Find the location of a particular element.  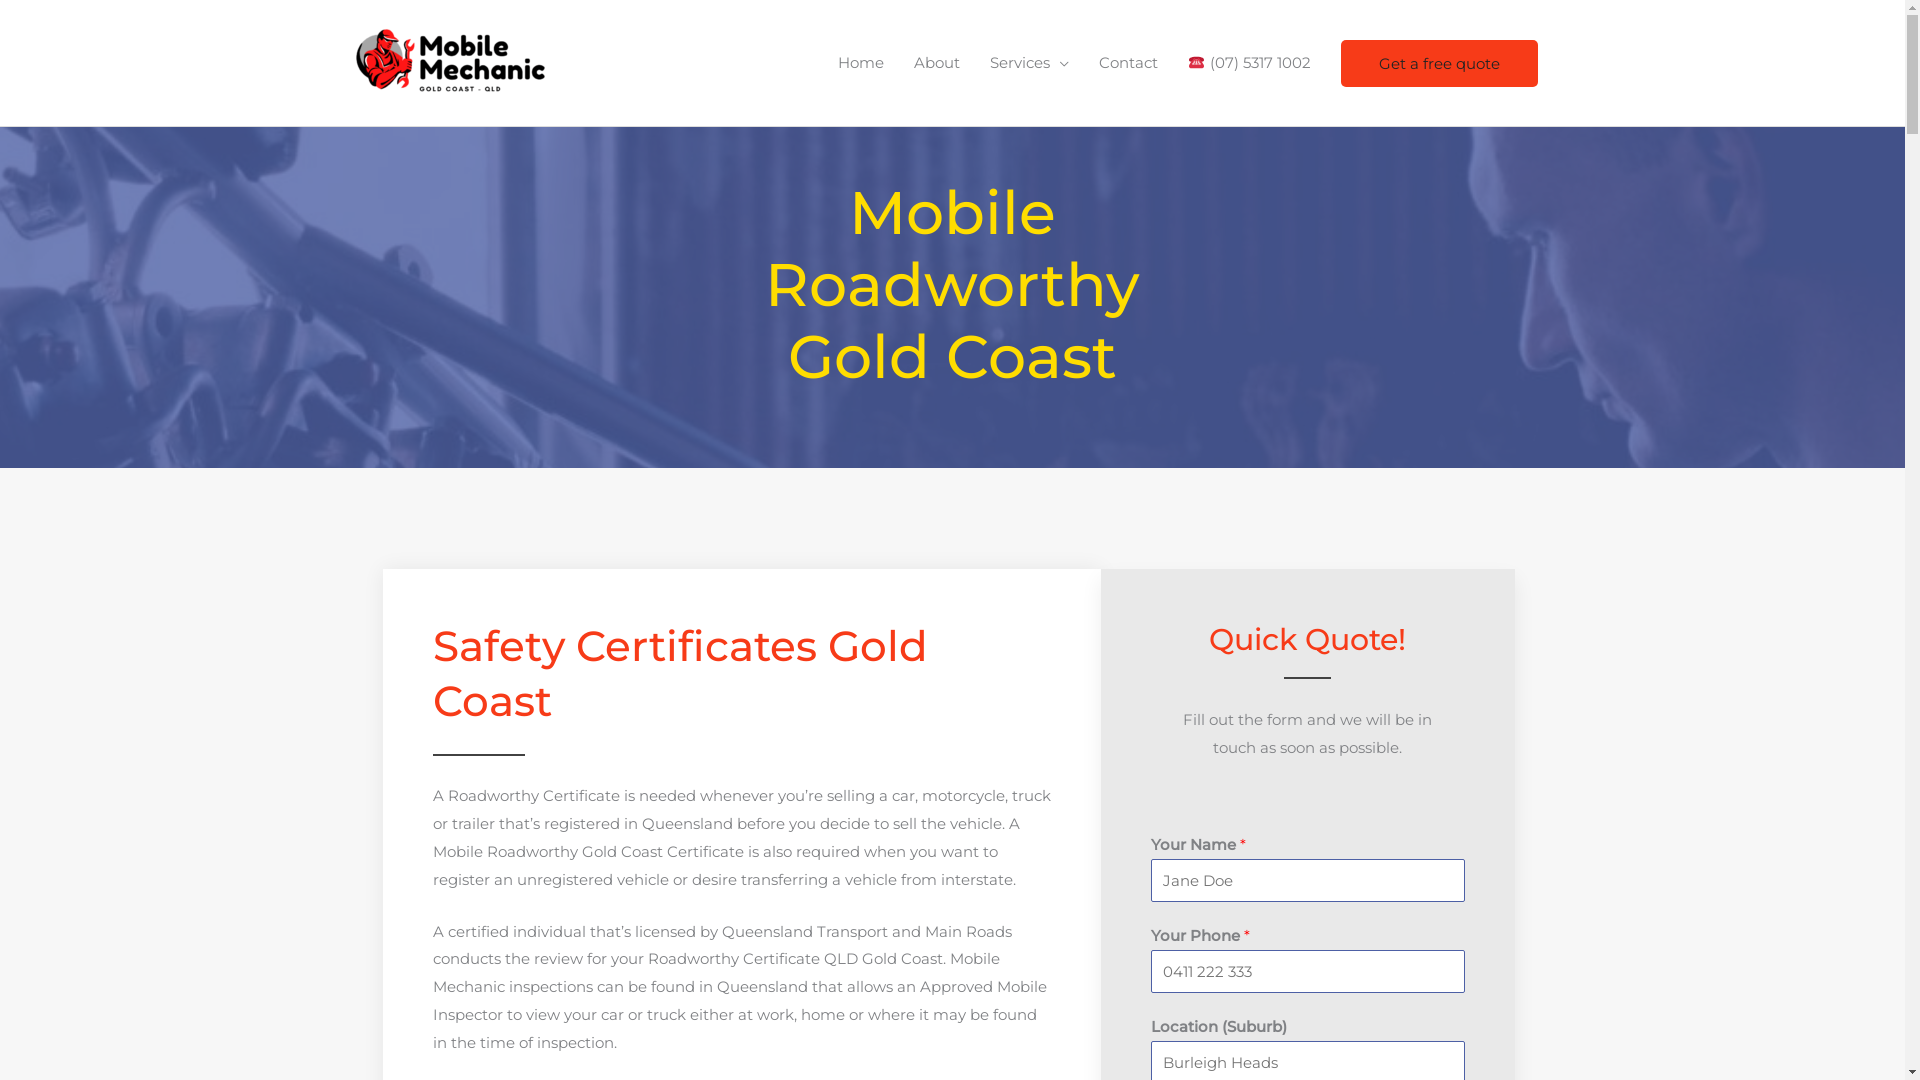

'Contact' is located at coordinates (1128, 61).